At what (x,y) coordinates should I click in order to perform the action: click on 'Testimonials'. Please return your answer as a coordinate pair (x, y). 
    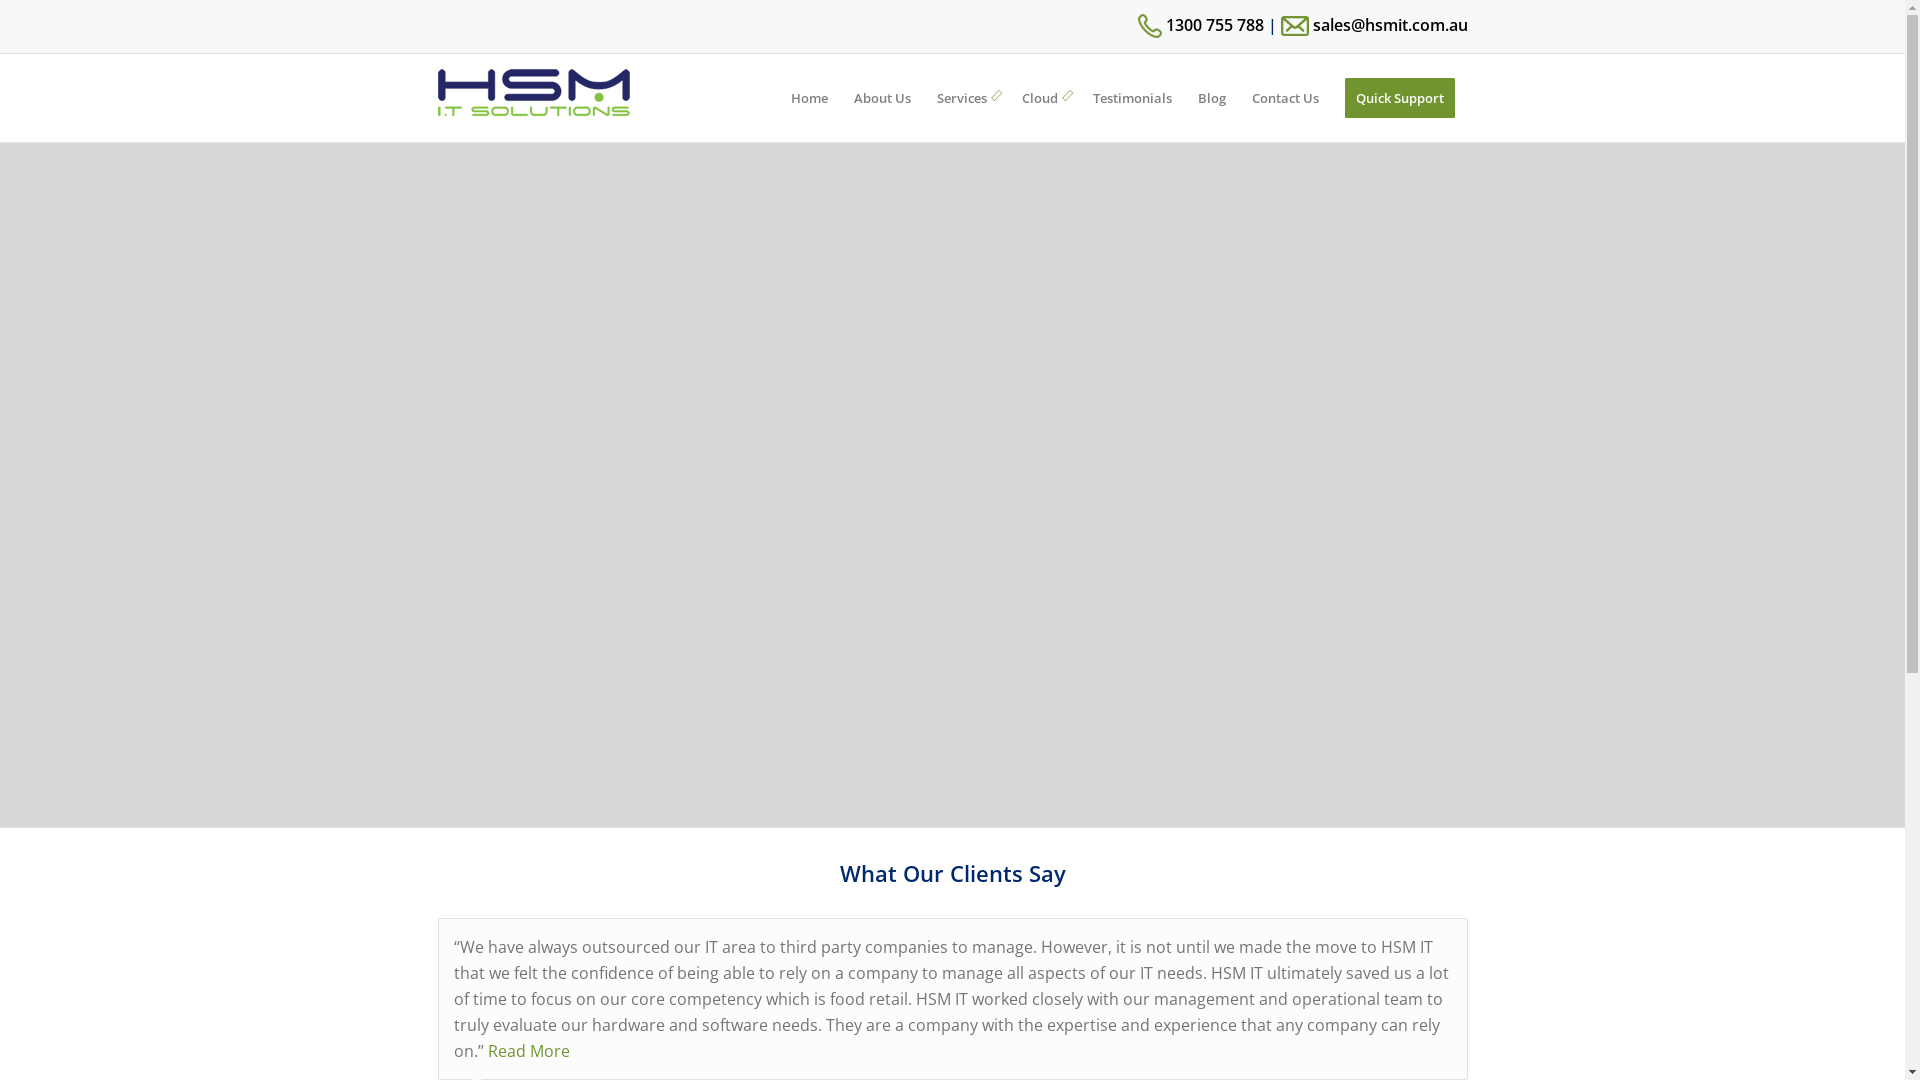
    Looking at the image, I should click on (1132, 97).